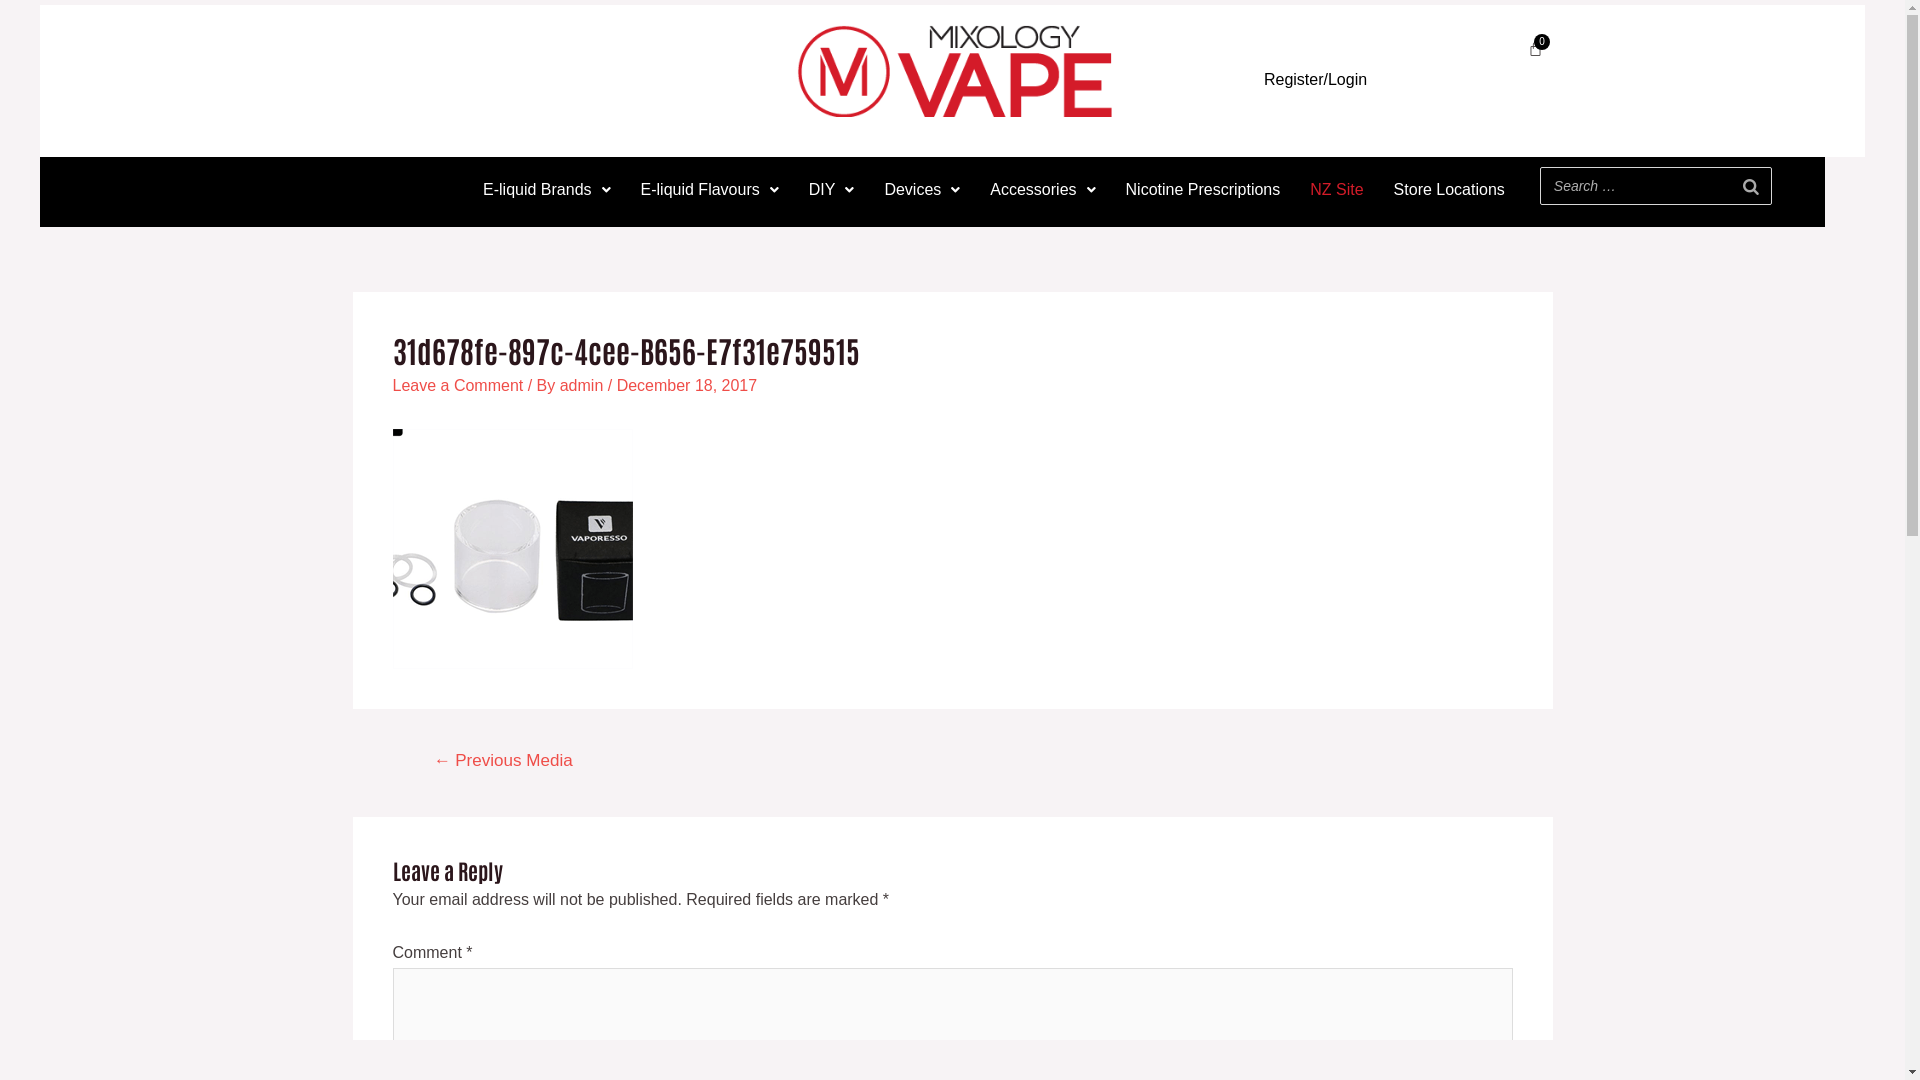 The height and width of the screenshot is (1080, 1920). I want to click on 'Devices', so click(920, 189).